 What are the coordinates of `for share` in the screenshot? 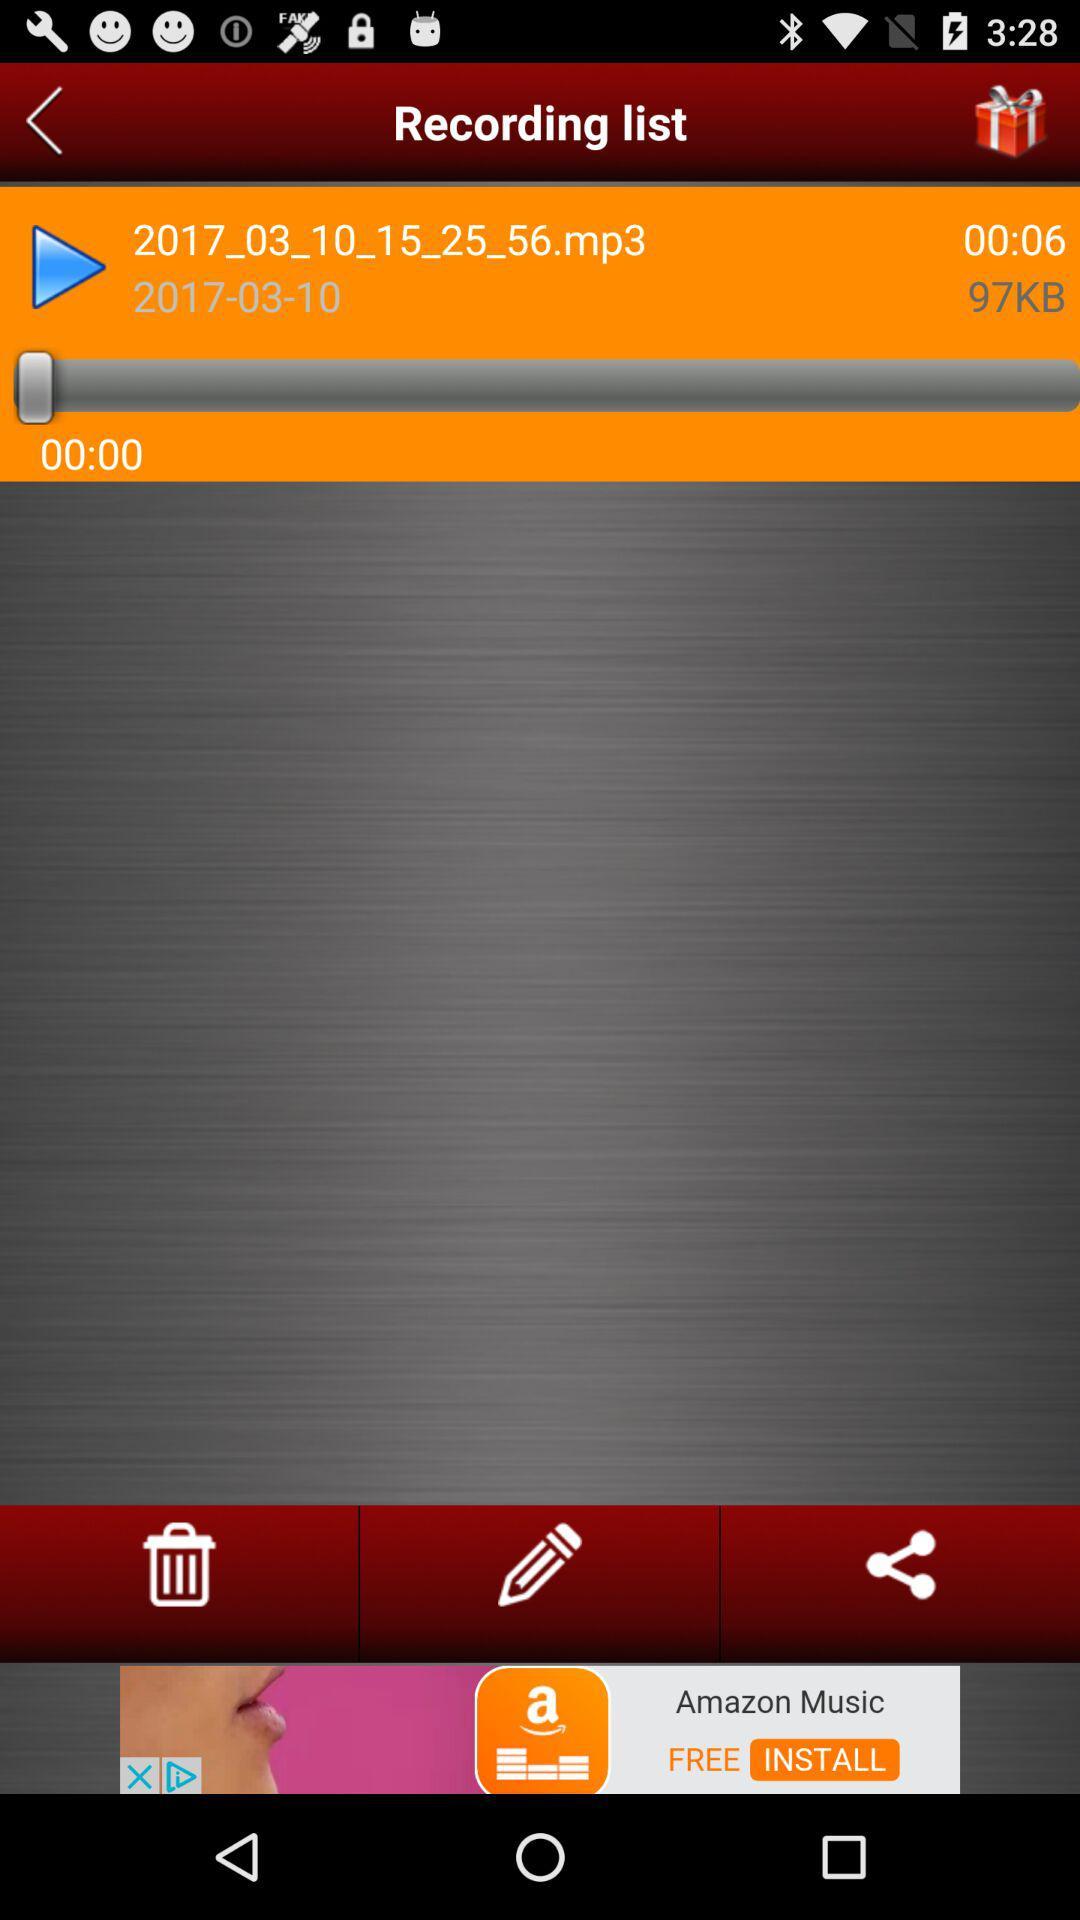 It's located at (900, 1563).